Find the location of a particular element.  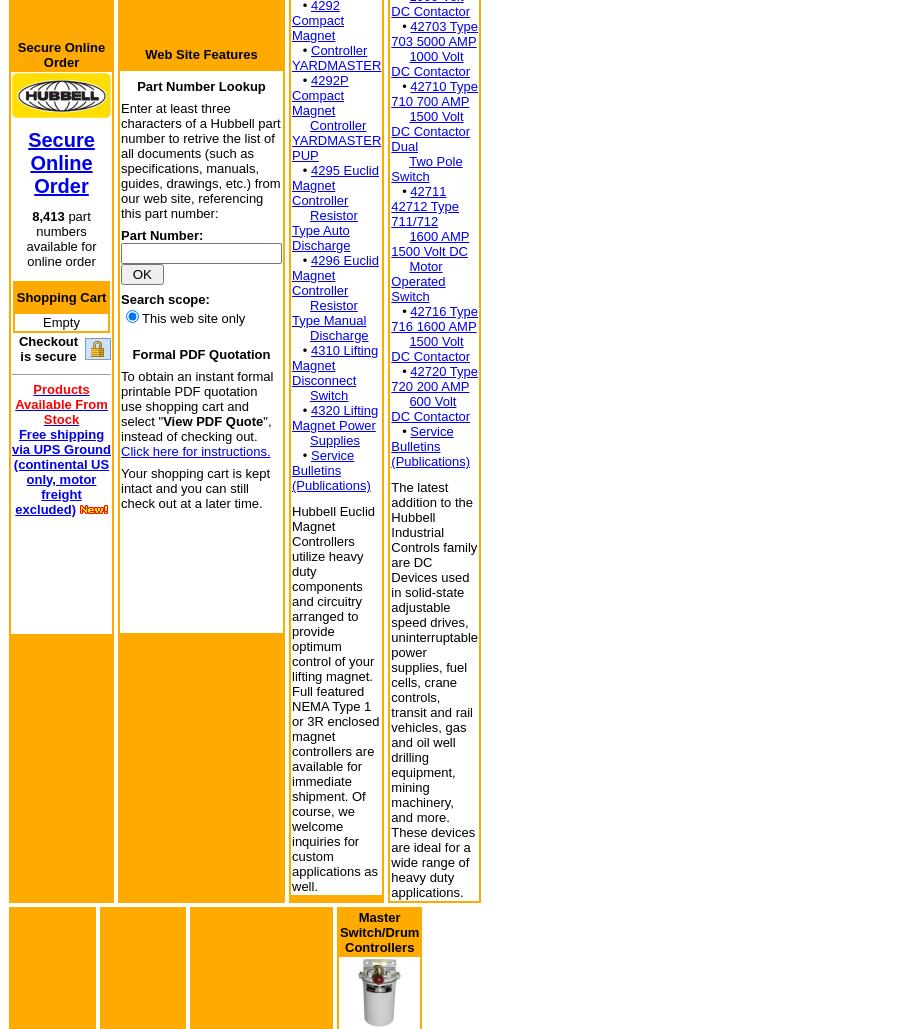

'600 Volt DC Contactor' is located at coordinates (429, 408).